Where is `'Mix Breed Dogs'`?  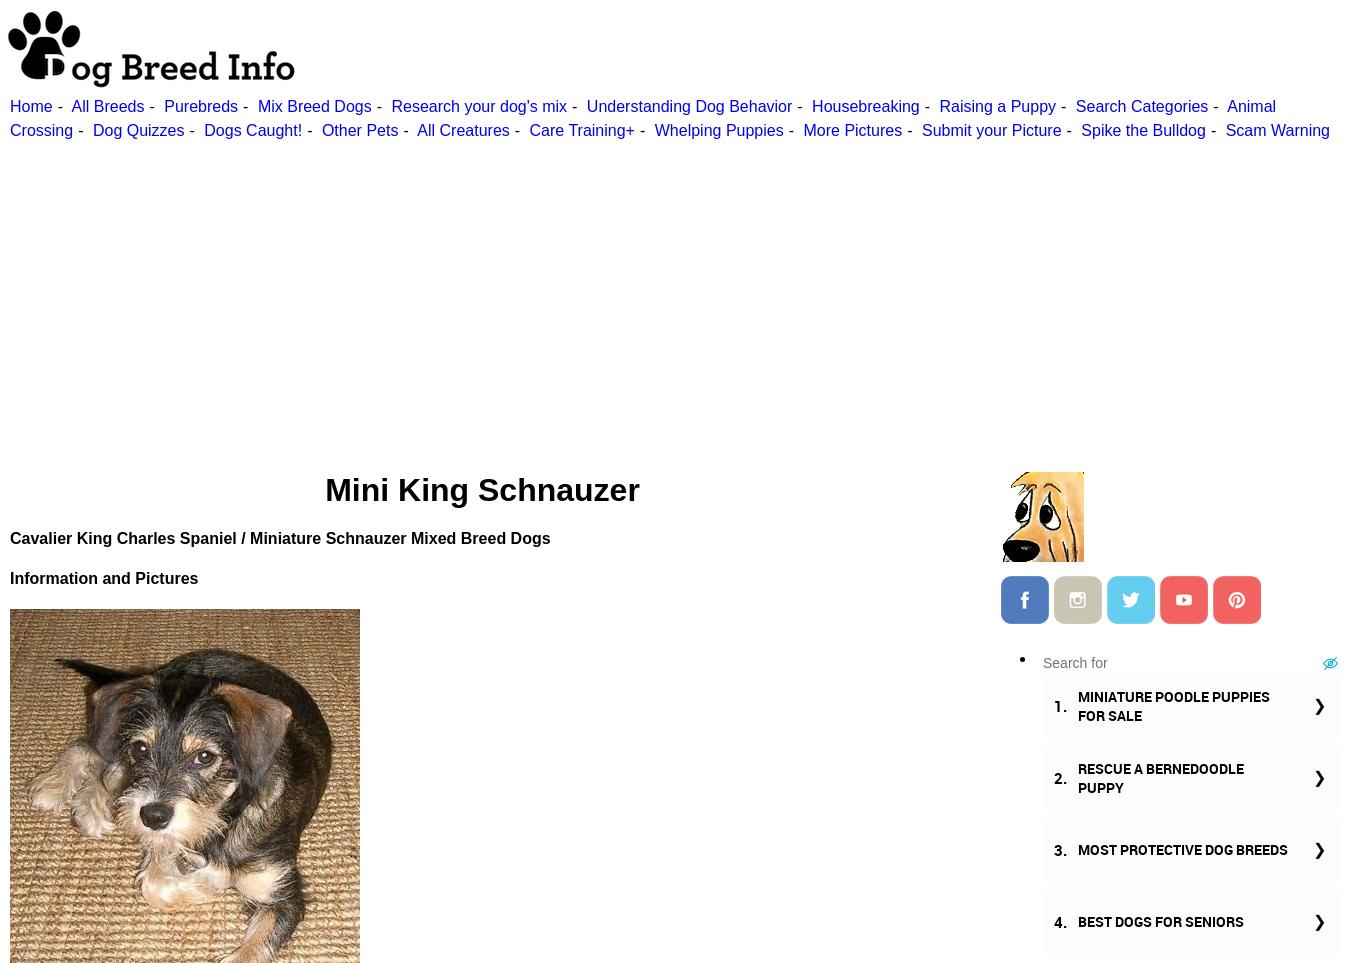
'Mix Breed Dogs' is located at coordinates (256, 105).